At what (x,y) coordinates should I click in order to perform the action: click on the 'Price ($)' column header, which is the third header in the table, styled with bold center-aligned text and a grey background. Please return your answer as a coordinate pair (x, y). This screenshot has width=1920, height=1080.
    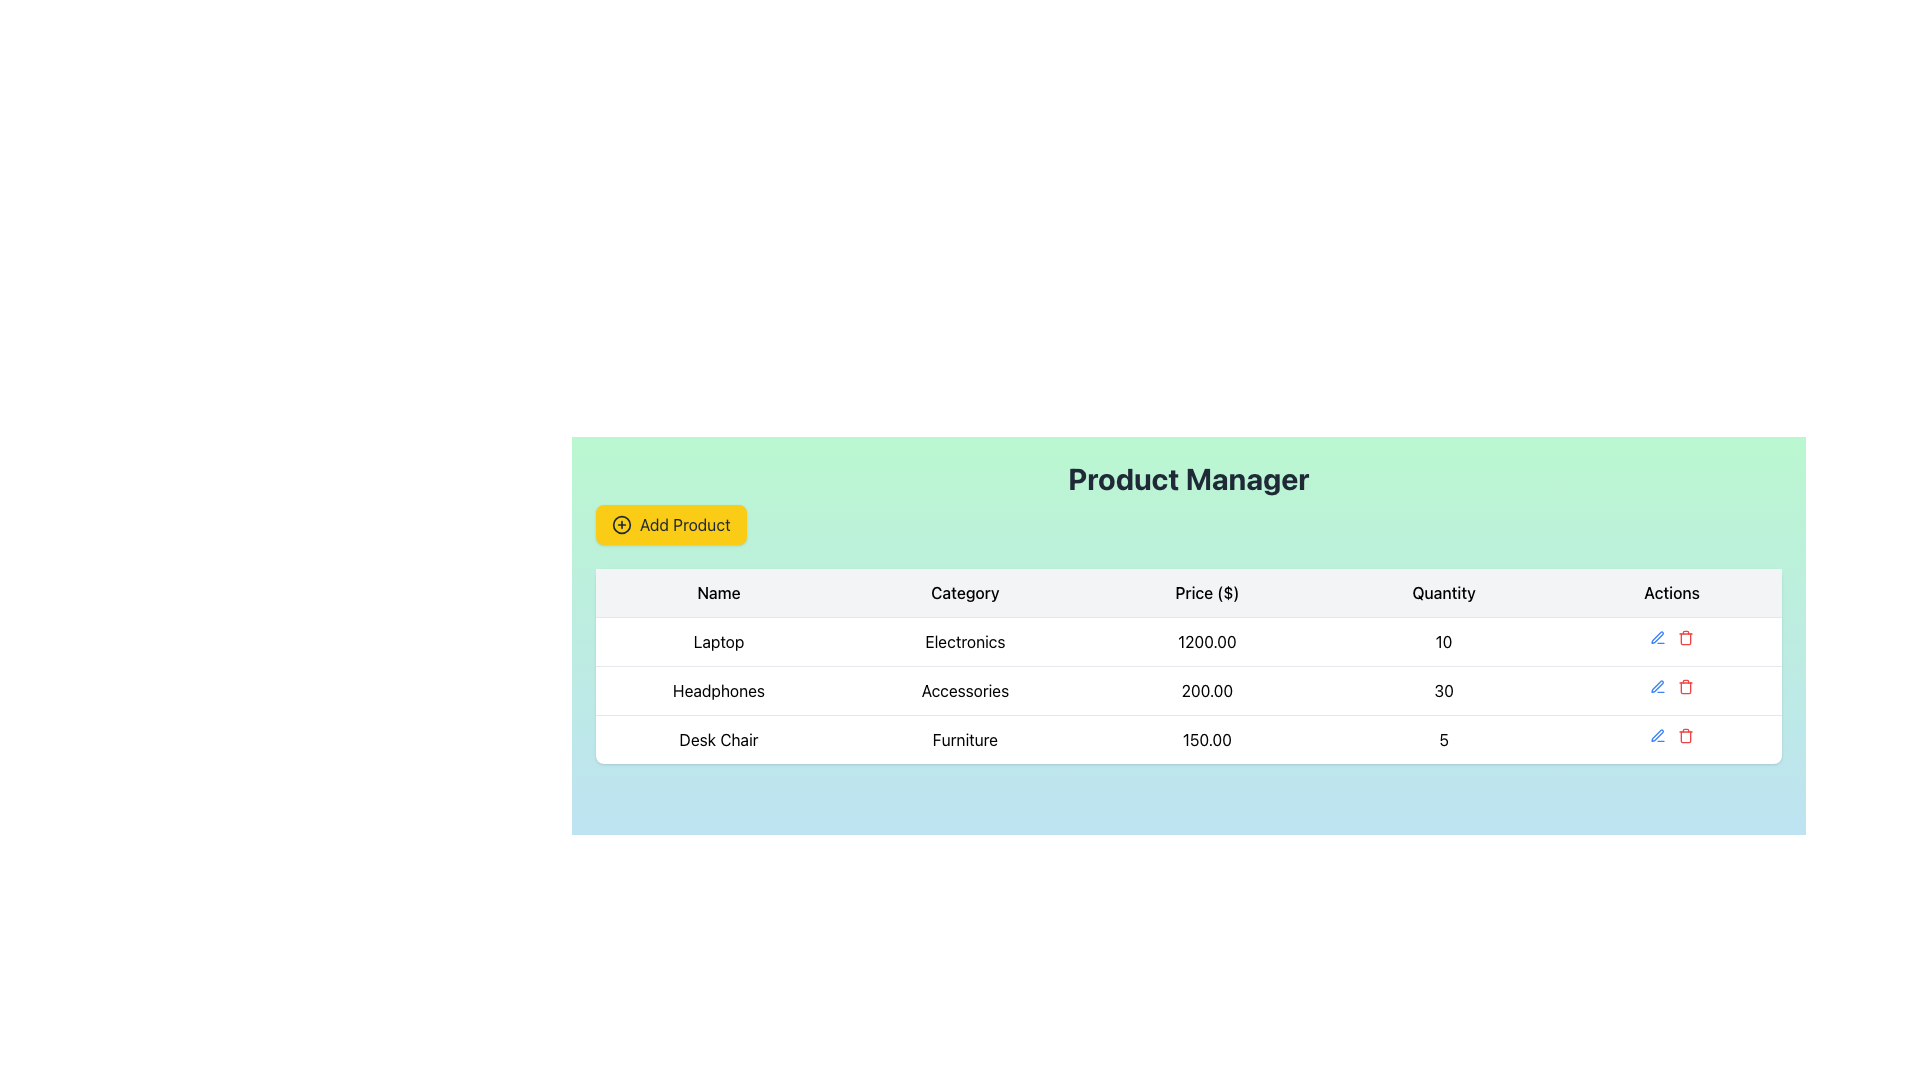
    Looking at the image, I should click on (1206, 592).